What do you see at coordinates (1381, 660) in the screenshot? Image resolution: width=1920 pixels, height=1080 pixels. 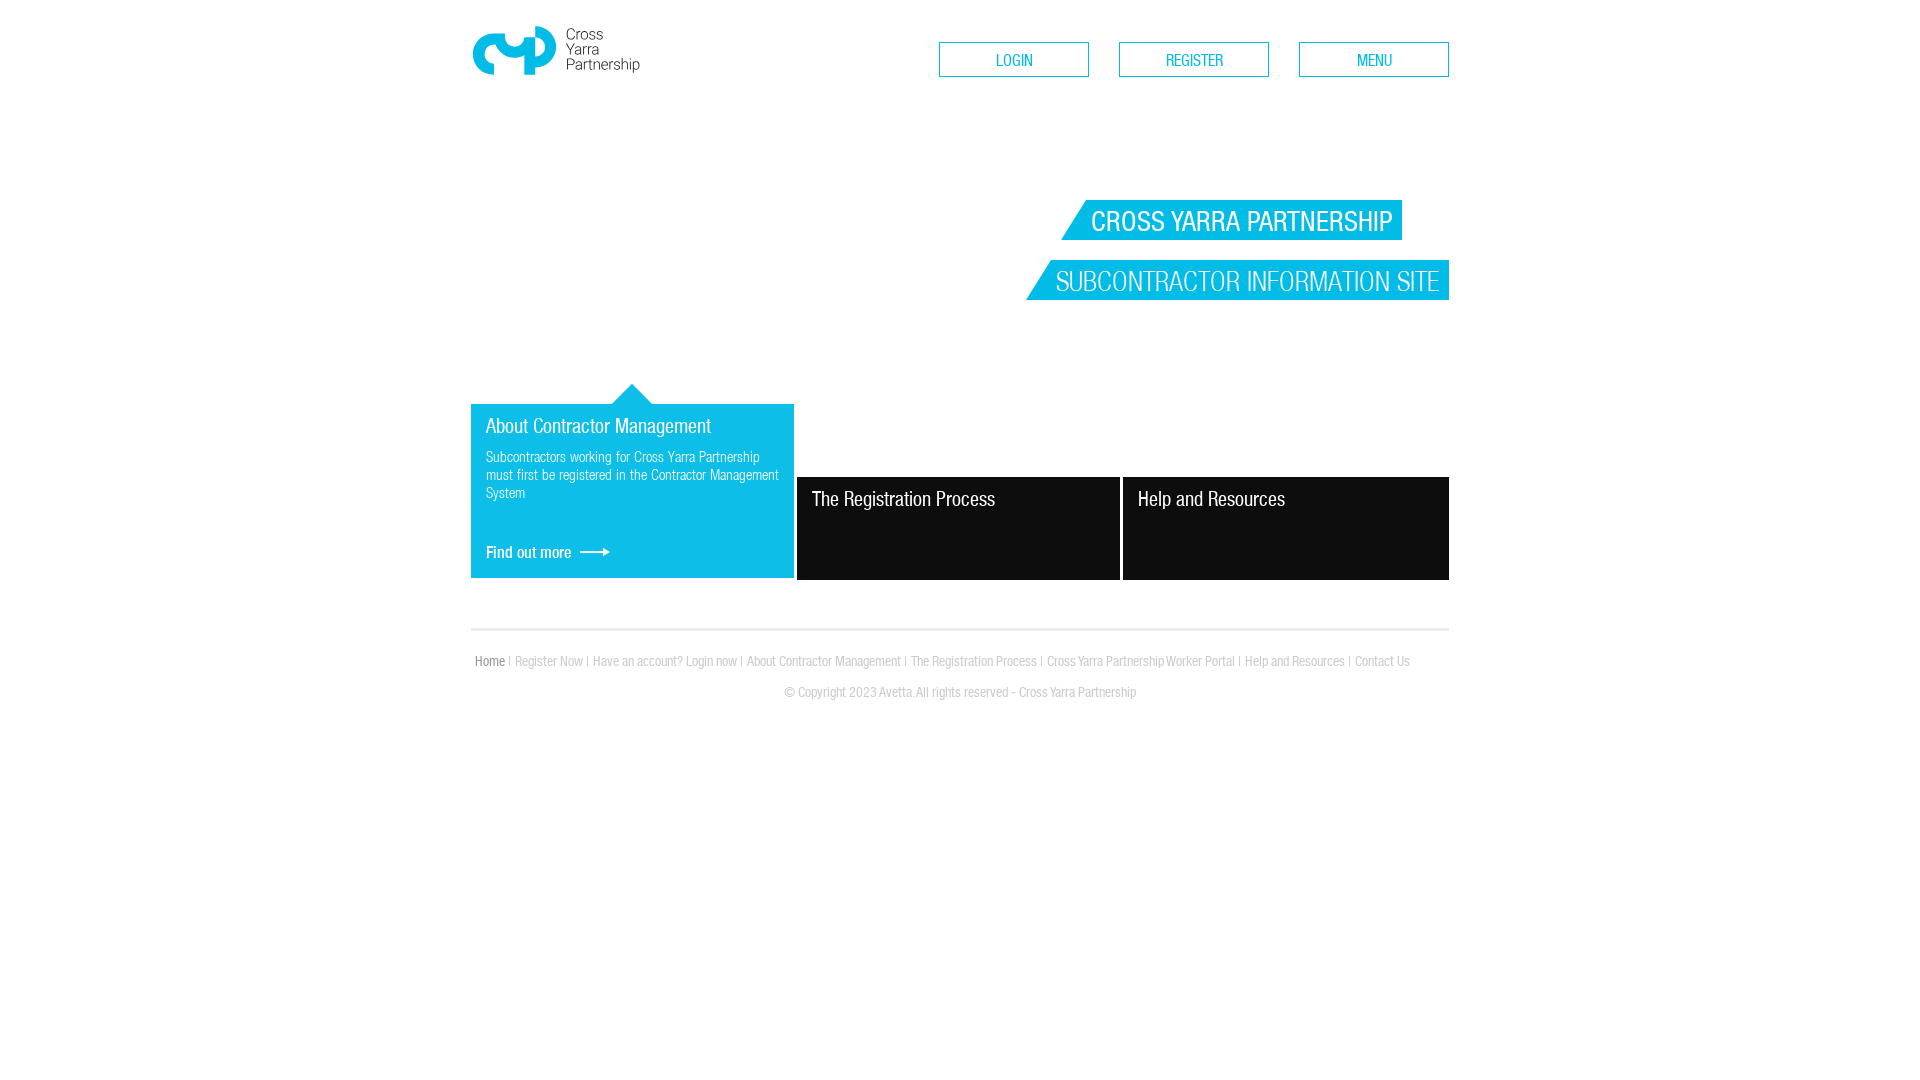 I see `'Contact Us'` at bounding box center [1381, 660].